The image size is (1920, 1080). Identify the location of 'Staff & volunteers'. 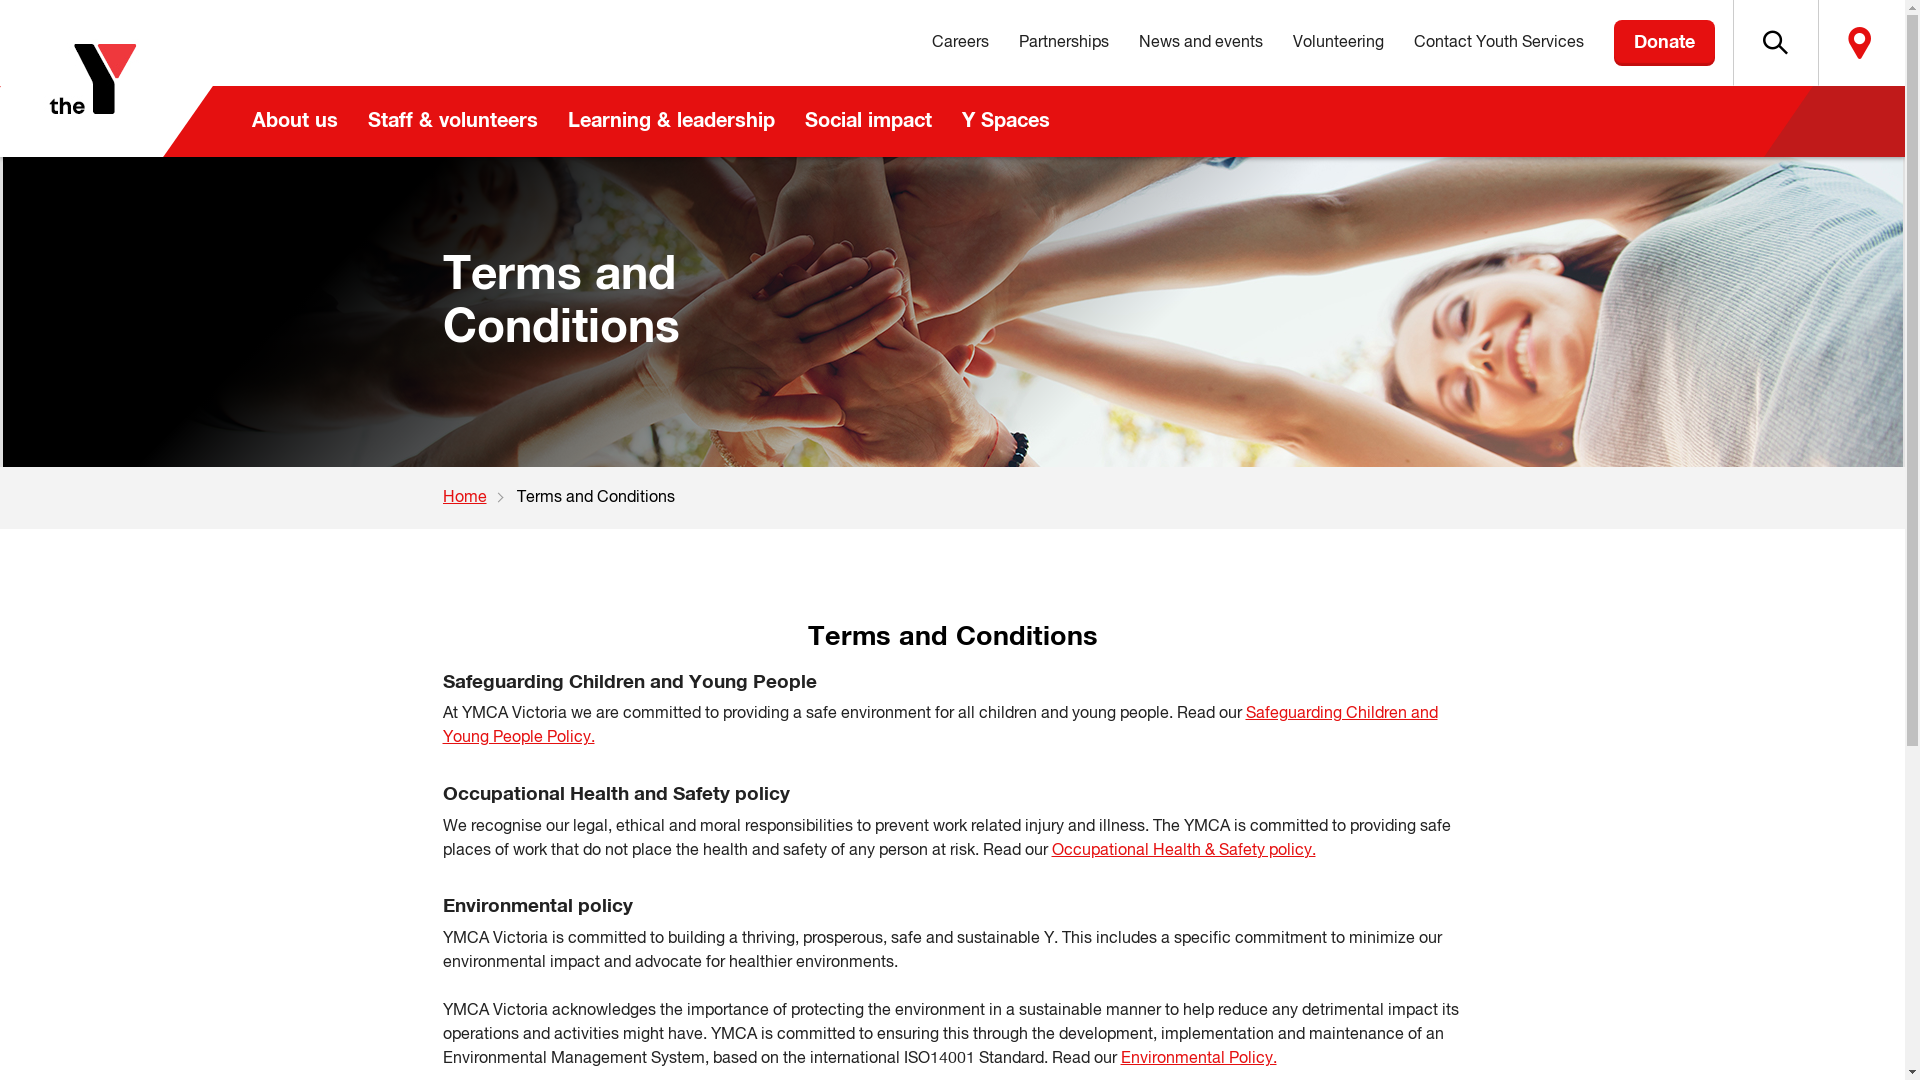
(450, 121).